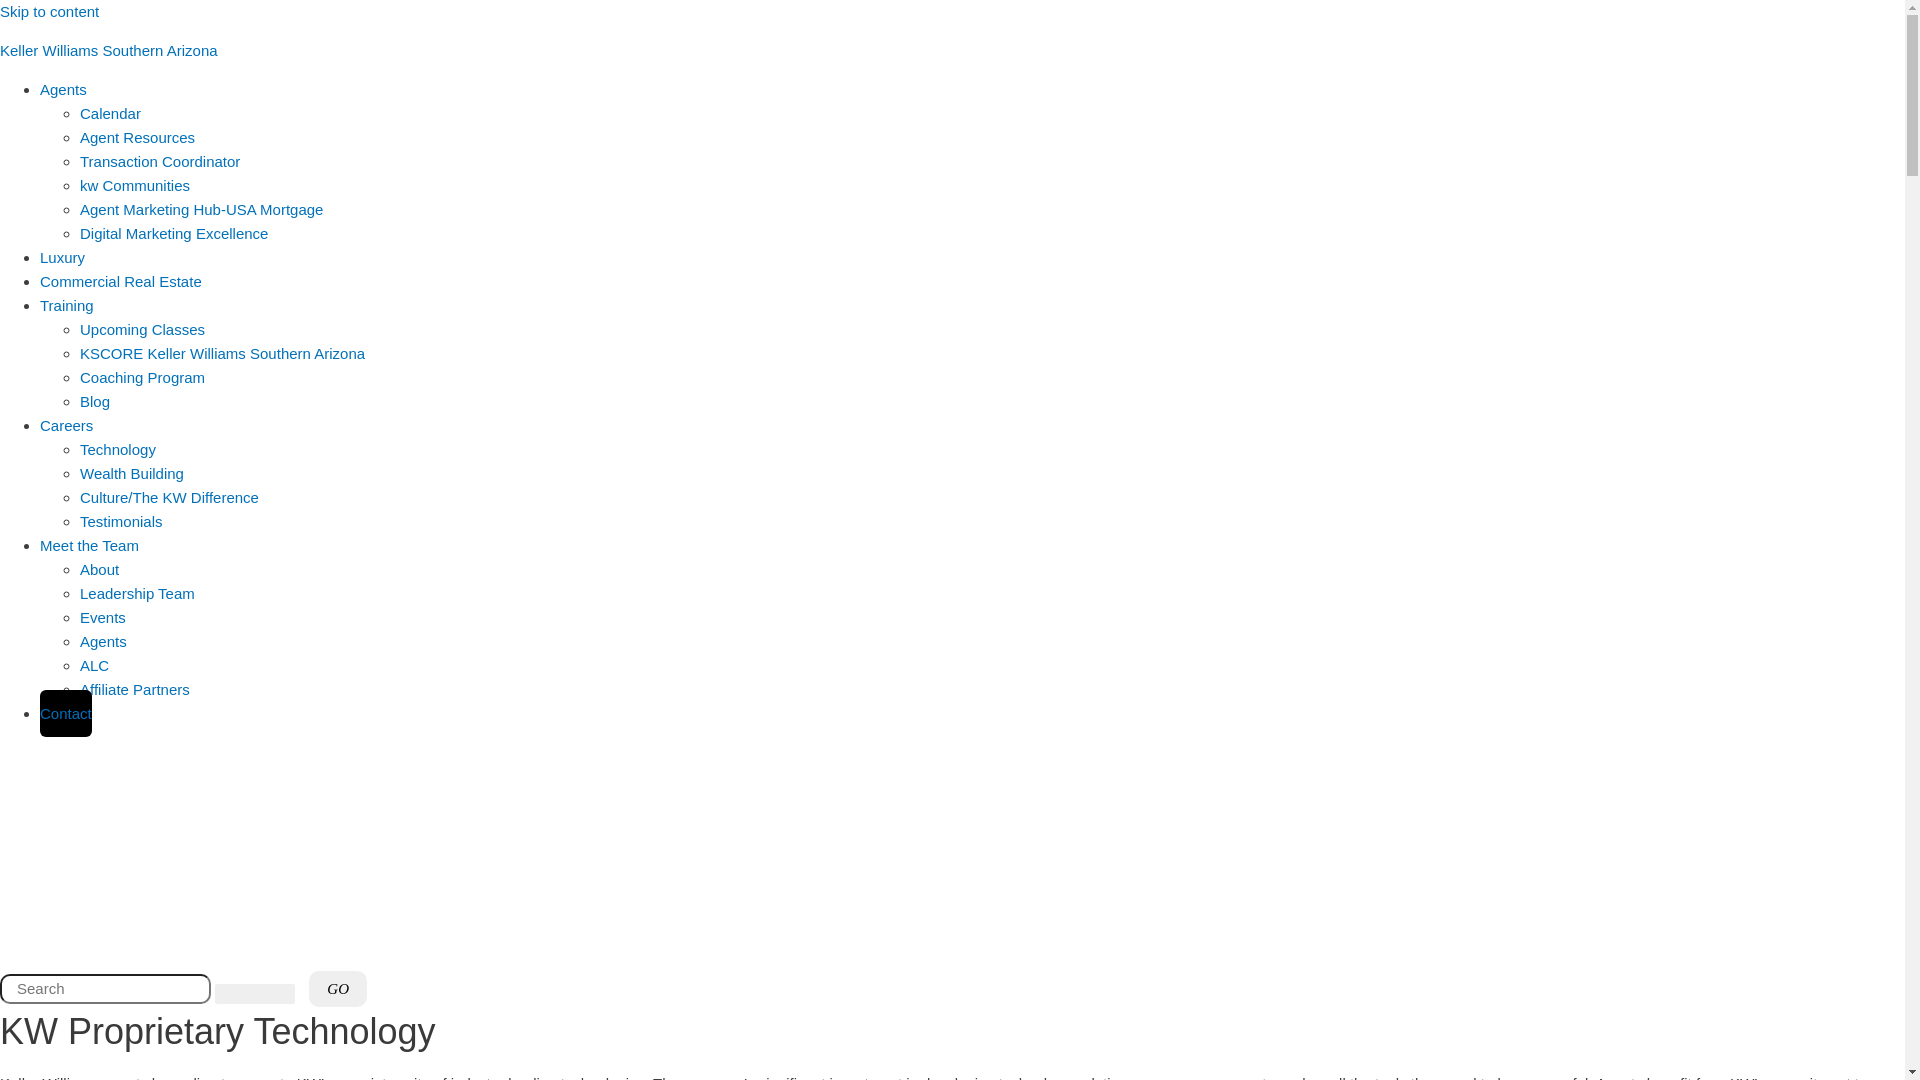  I want to click on 'Transaction Coordinator', so click(158, 160).